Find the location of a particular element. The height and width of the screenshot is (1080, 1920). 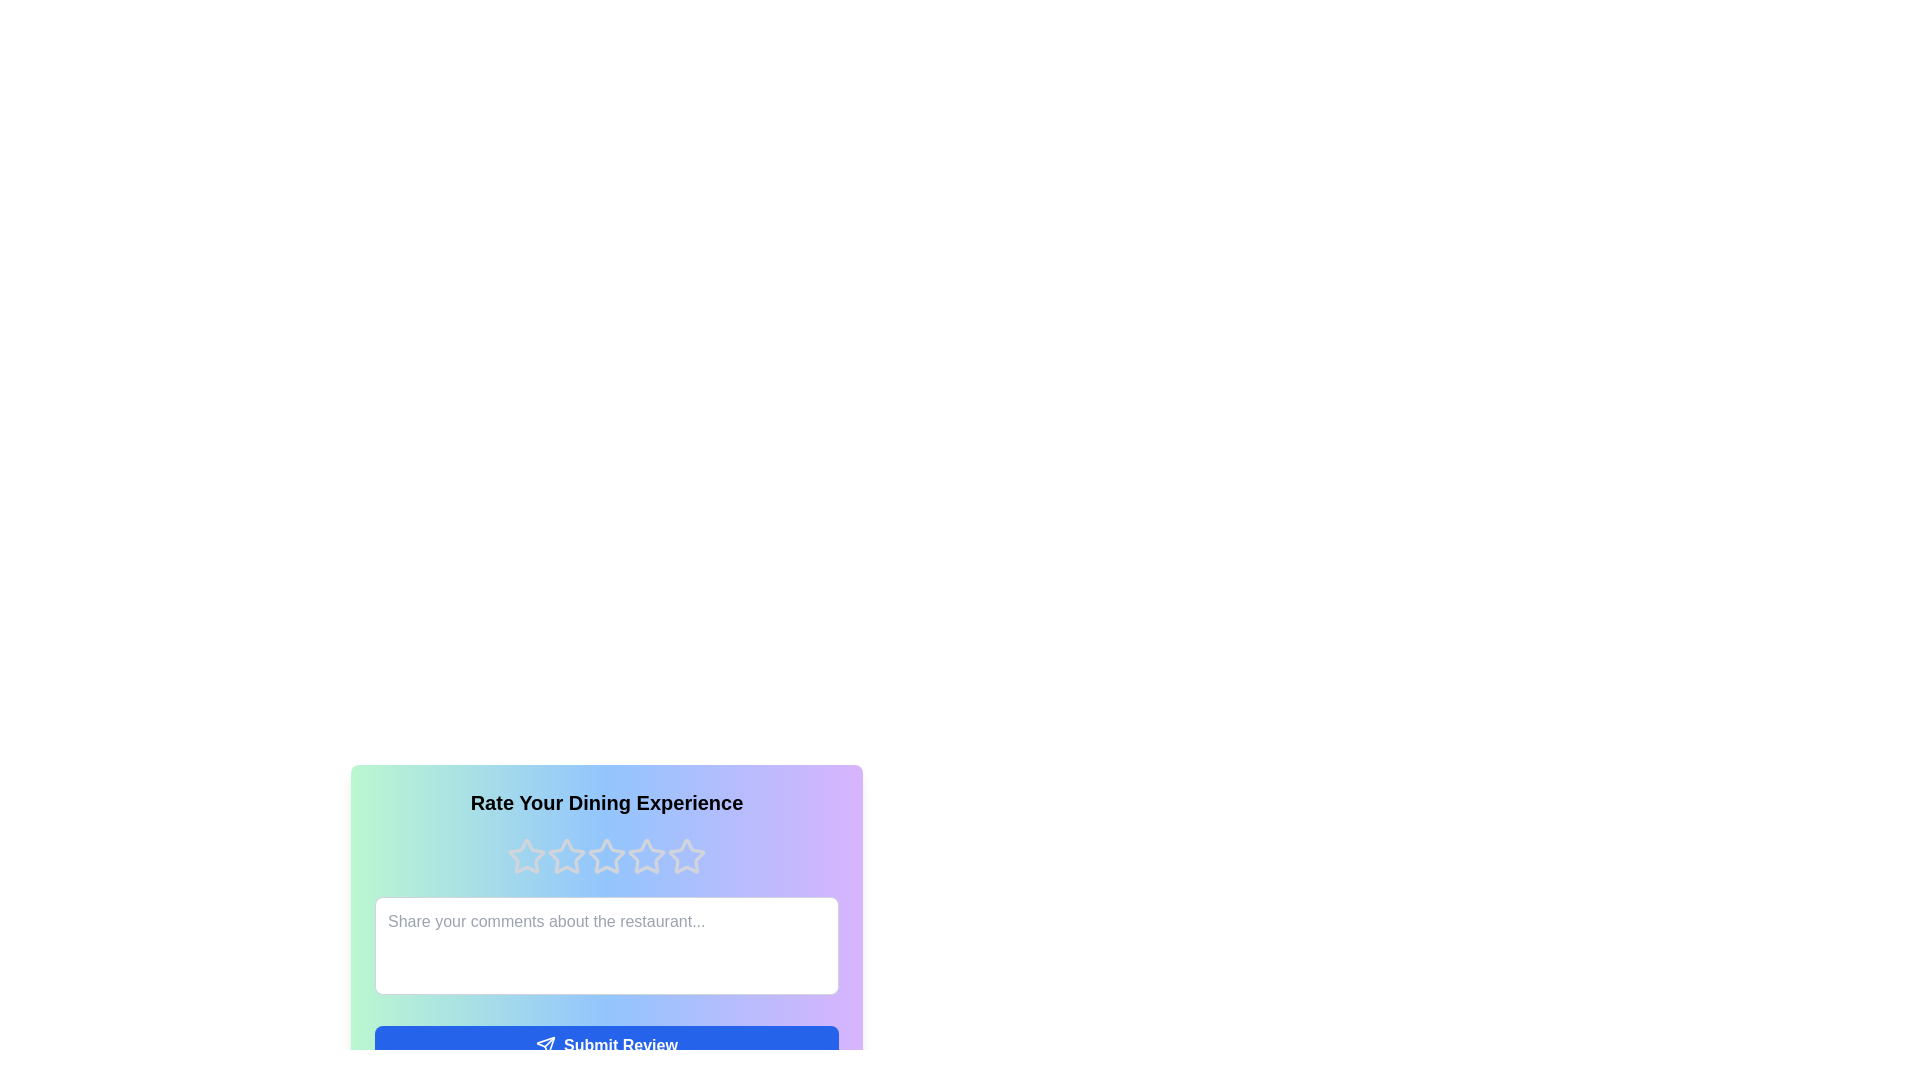

the first star-shaped icon in a horizontal sequence of five stars, which is outlined in gray and positioned below the text 'Rate Your Dining Experience' is located at coordinates (527, 855).